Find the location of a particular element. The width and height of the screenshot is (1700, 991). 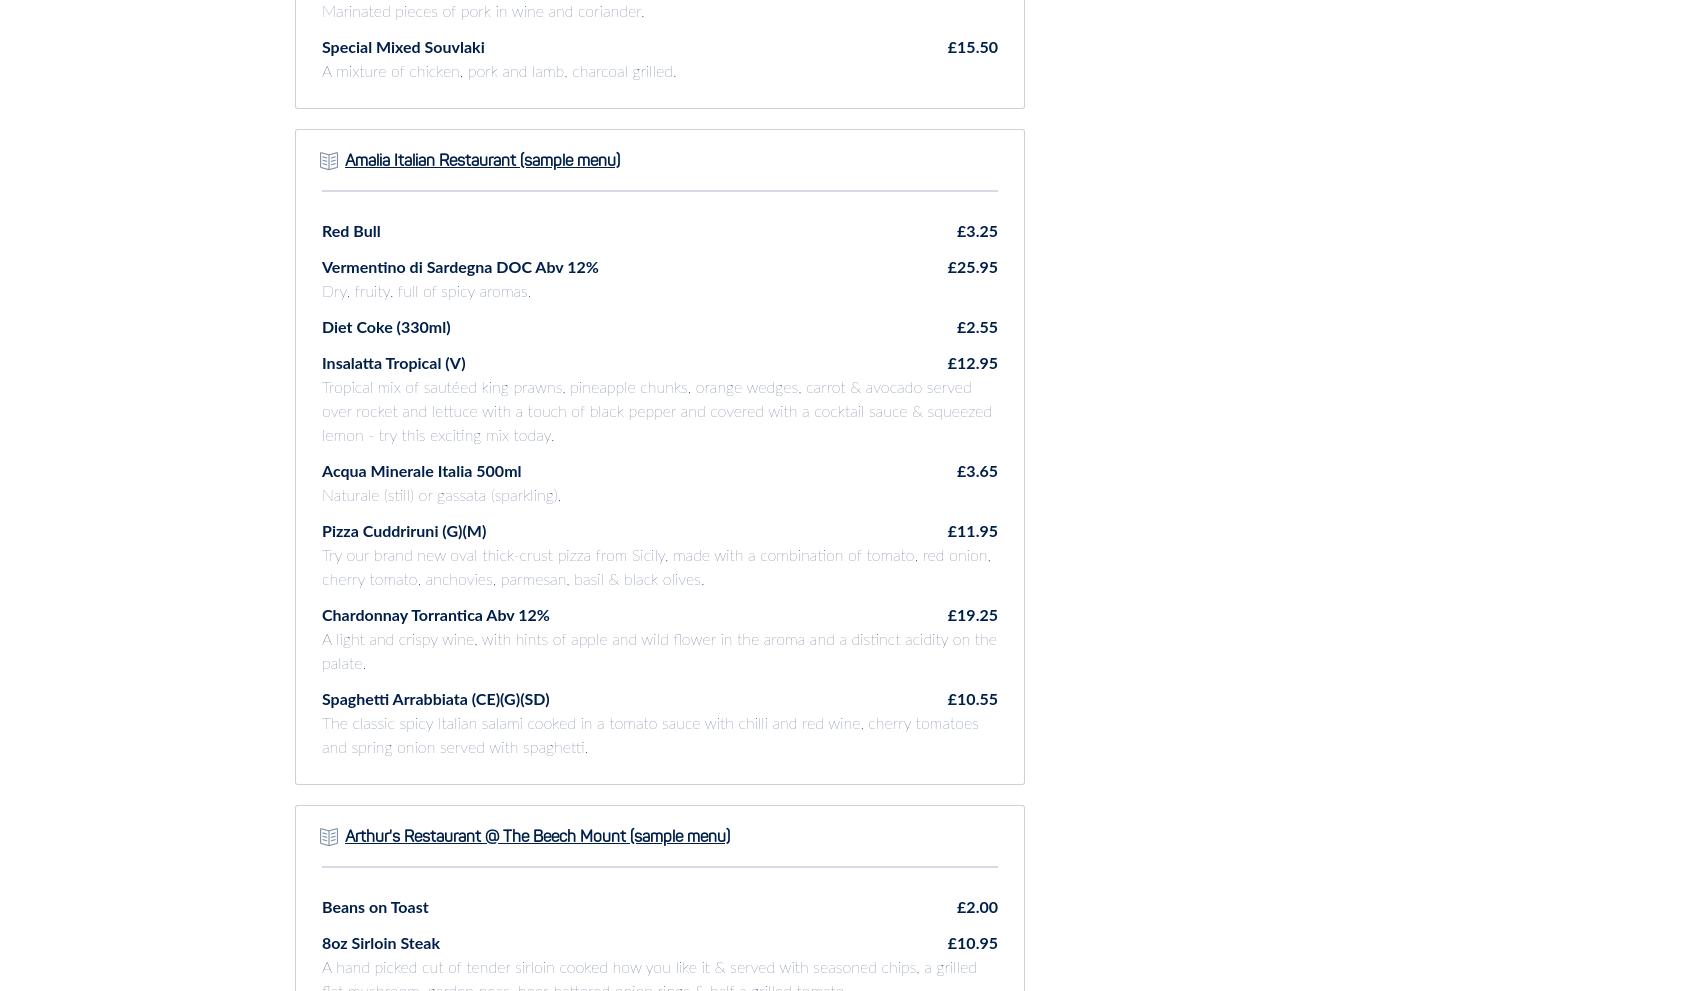

'Special Mixed Souvlaki' is located at coordinates (402, 46).